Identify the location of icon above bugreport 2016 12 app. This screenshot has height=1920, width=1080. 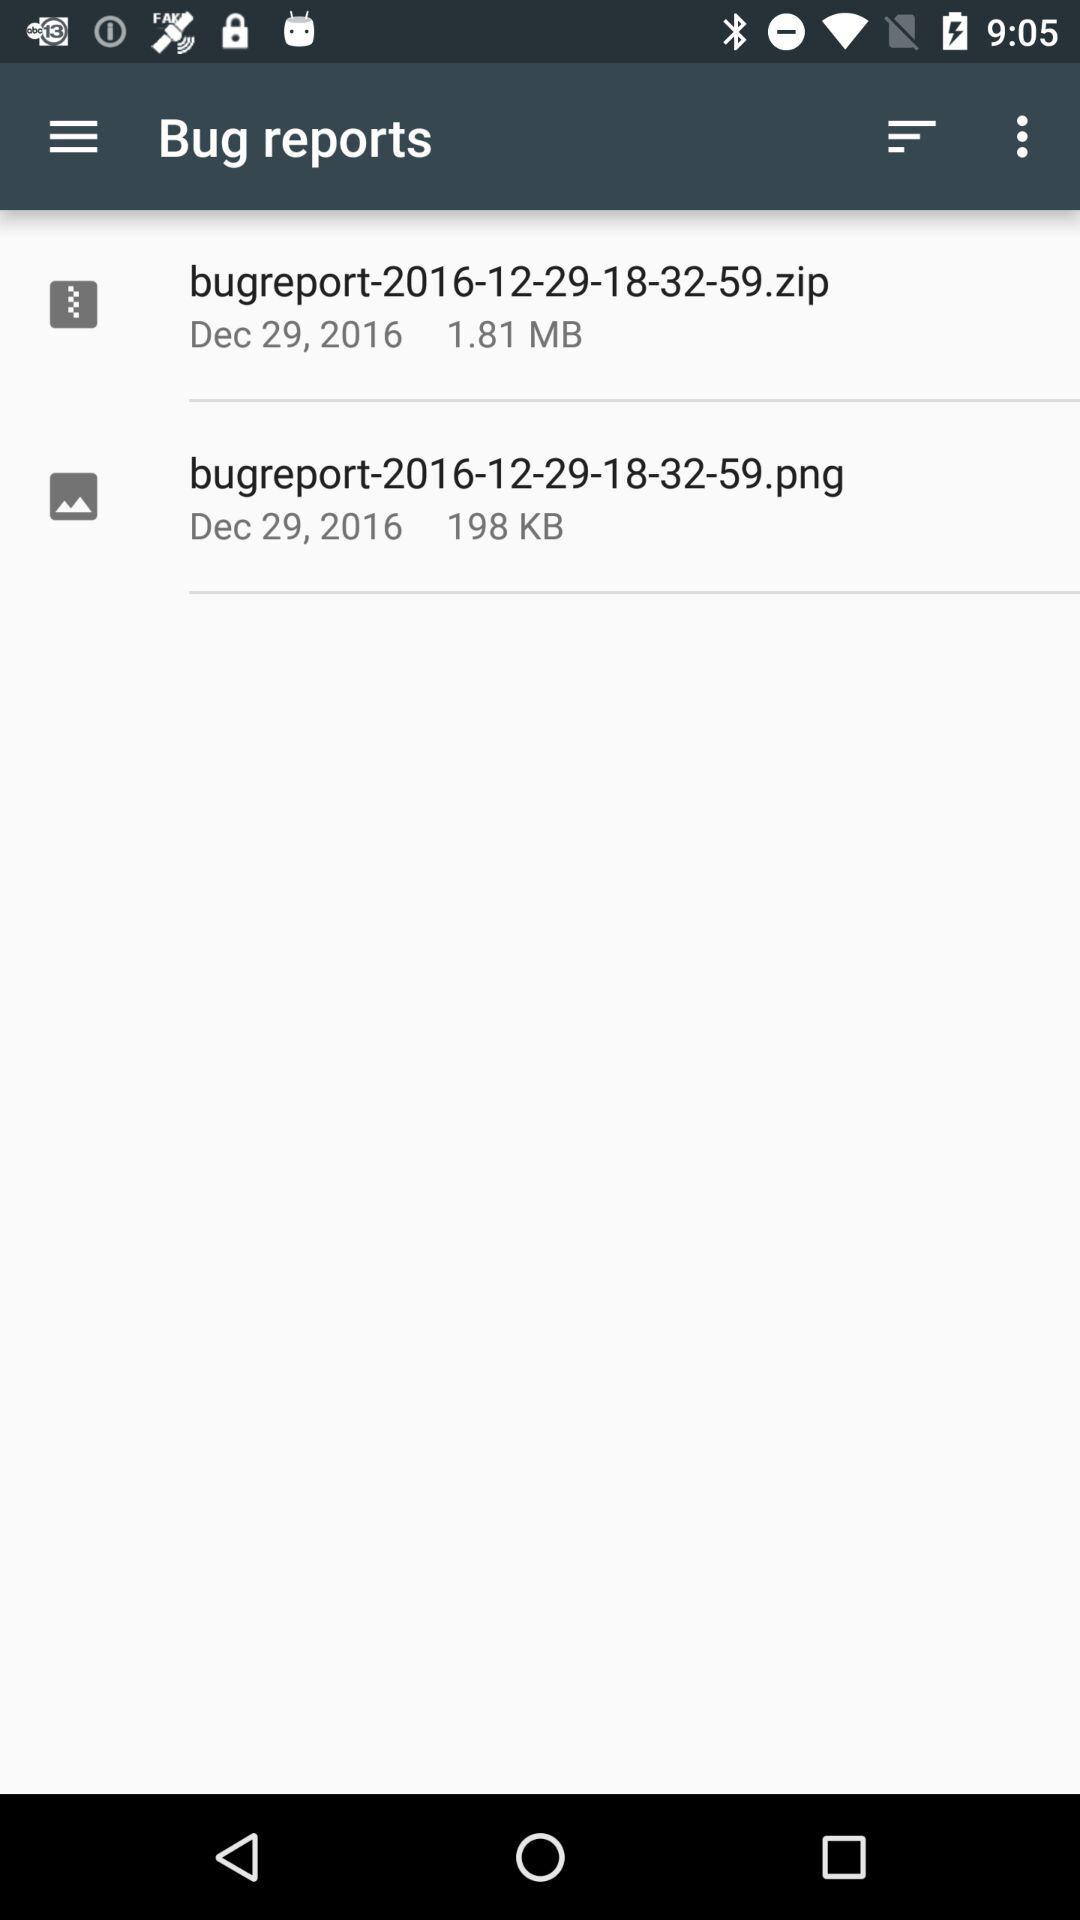
(1027, 135).